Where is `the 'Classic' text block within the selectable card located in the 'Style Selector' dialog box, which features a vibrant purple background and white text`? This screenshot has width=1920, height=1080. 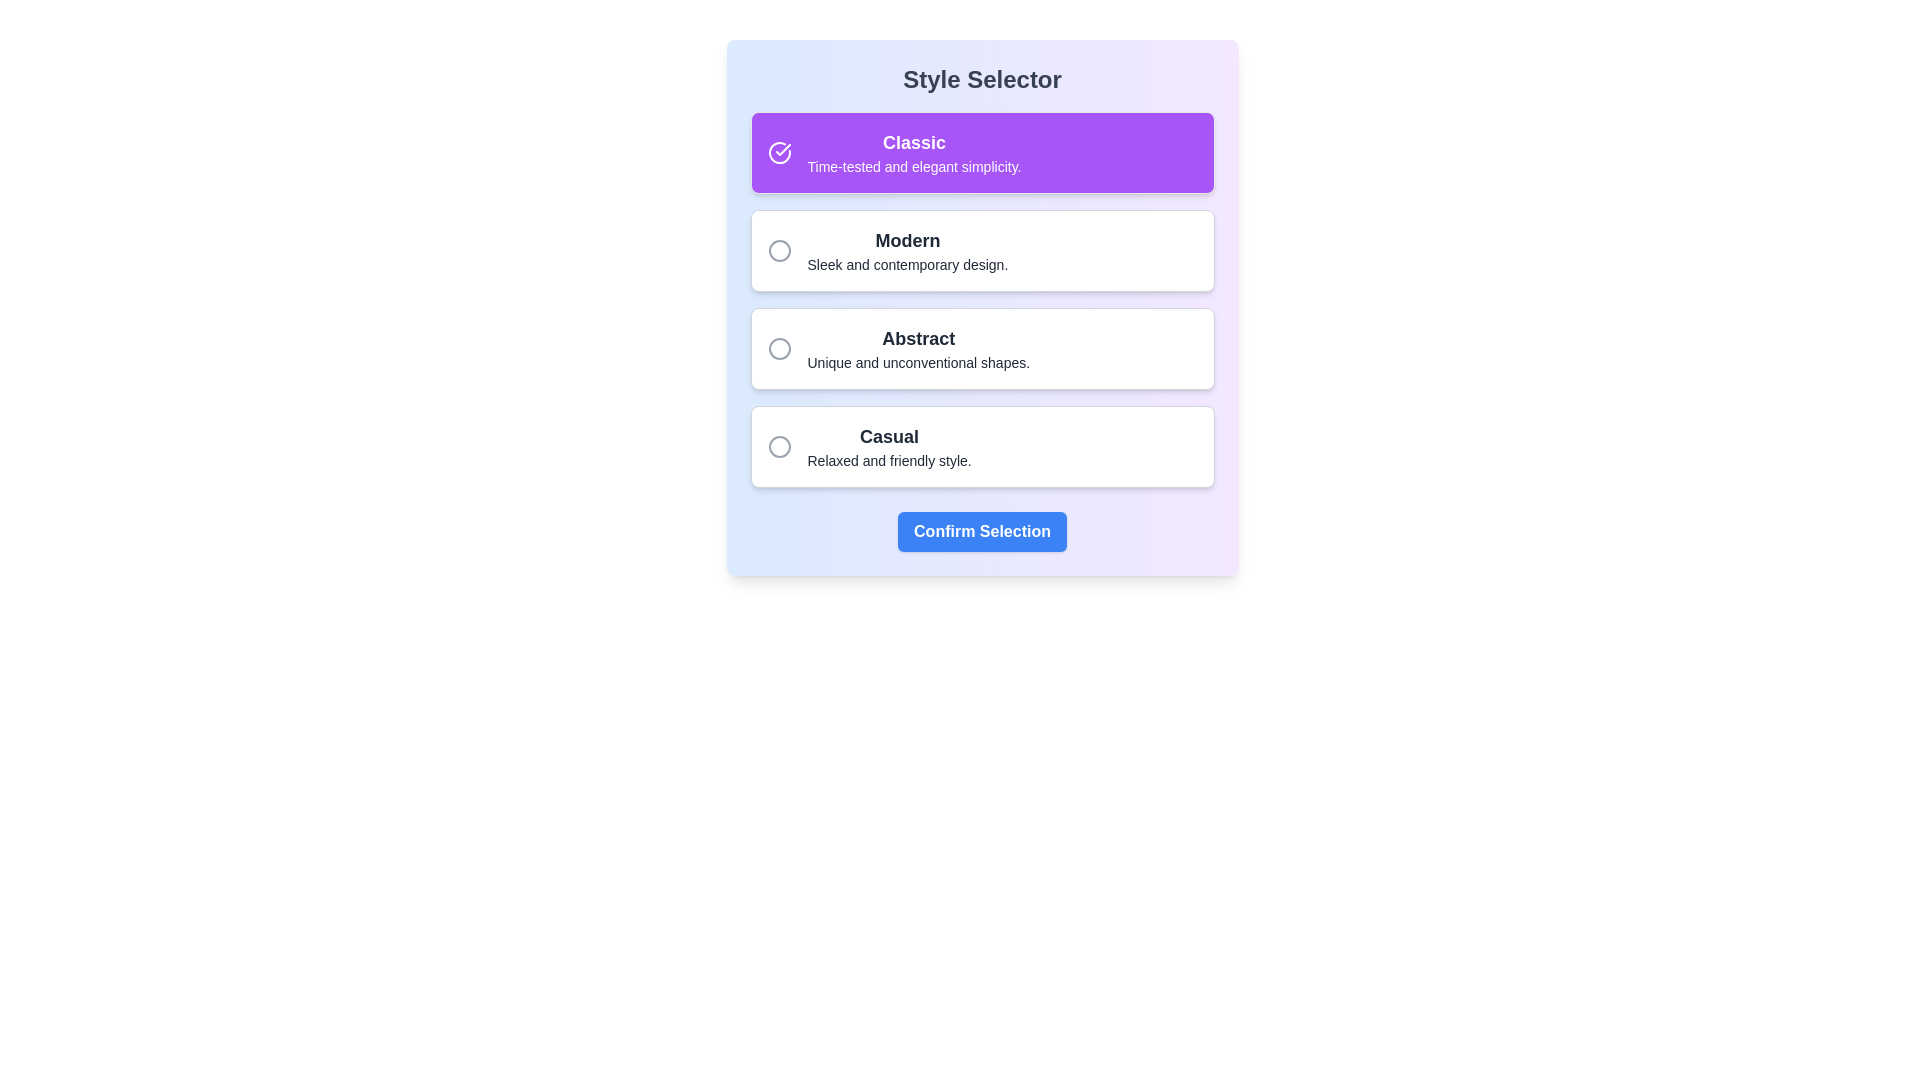
the 'Classic' text block within the selectable card located in the 'Style Selector' dialog box, which features a vibrant purple background and white text is located at coordinates (913, 152).